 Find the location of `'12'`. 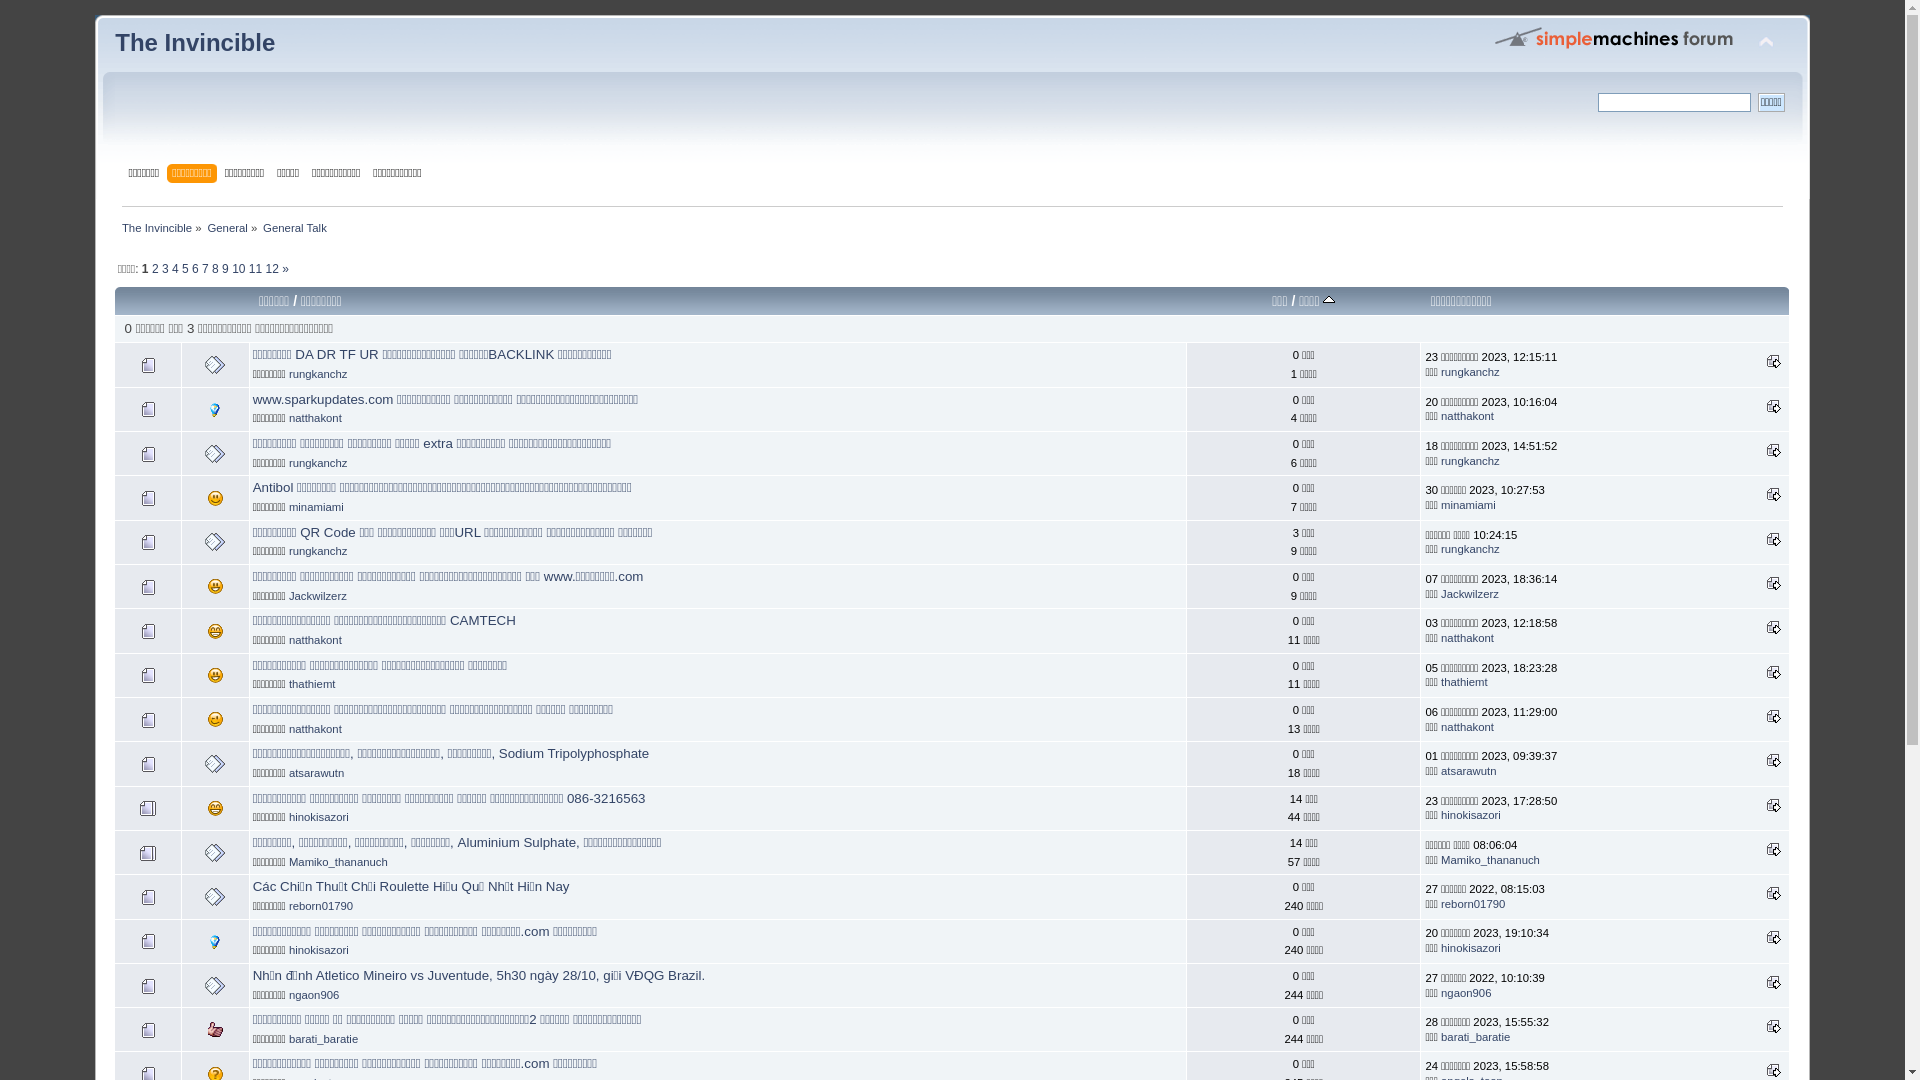

'12' is located at coordinates (271, 268).